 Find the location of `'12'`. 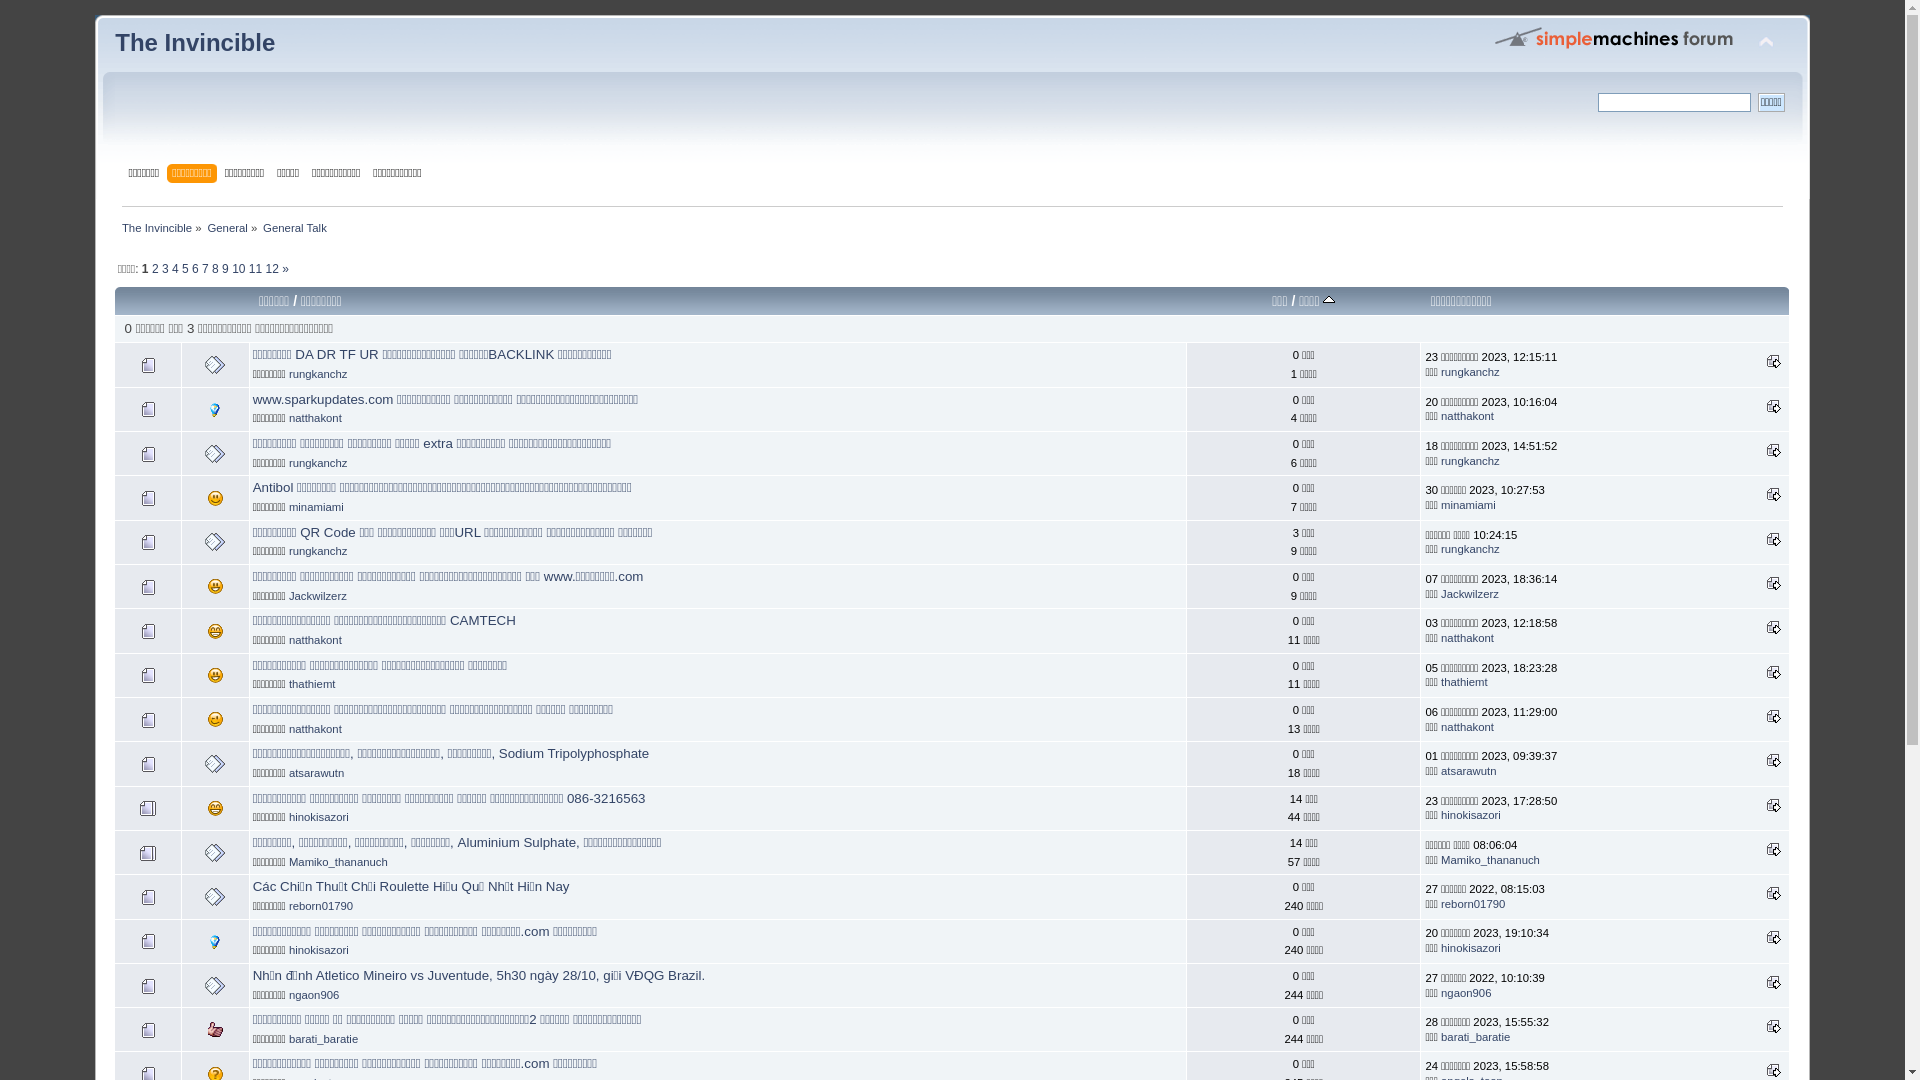

'12' is located at coordinates (271, 268).